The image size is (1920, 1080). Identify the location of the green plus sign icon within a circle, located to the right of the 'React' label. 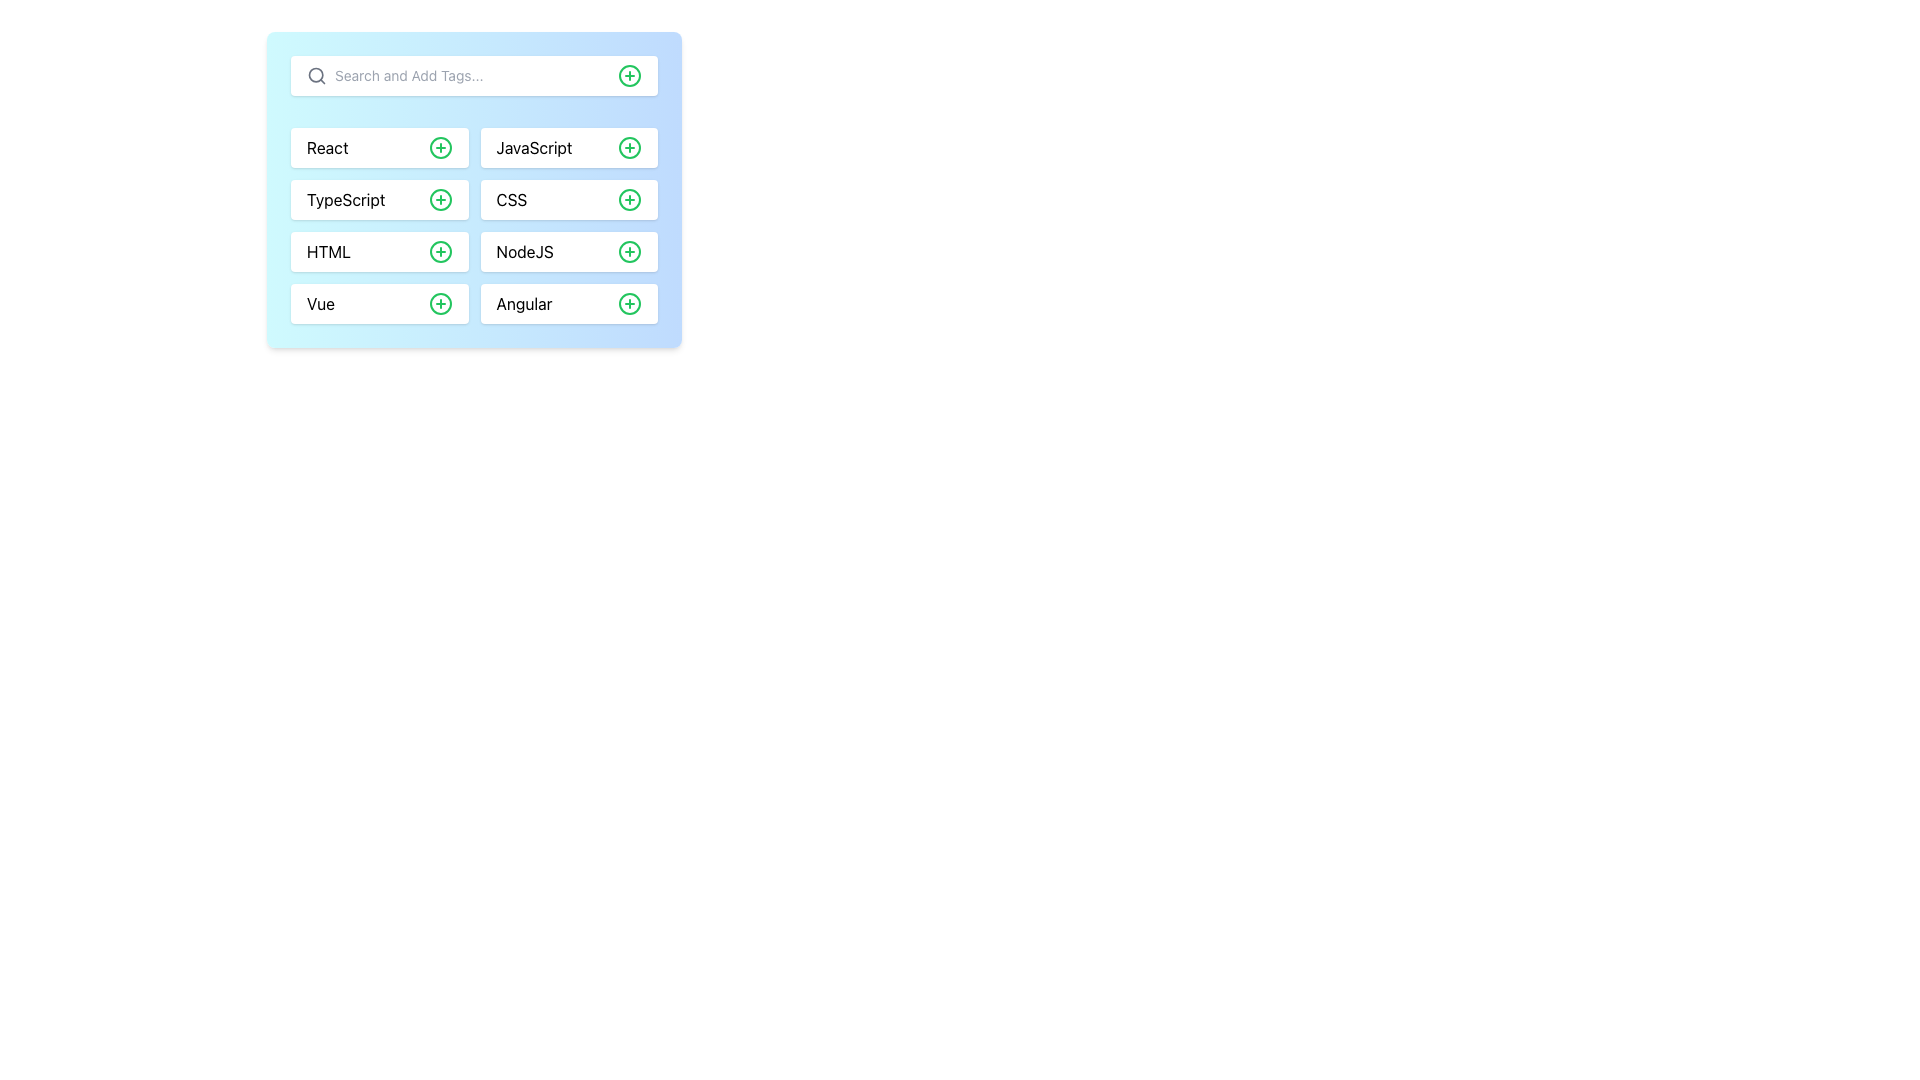
(439, 146).